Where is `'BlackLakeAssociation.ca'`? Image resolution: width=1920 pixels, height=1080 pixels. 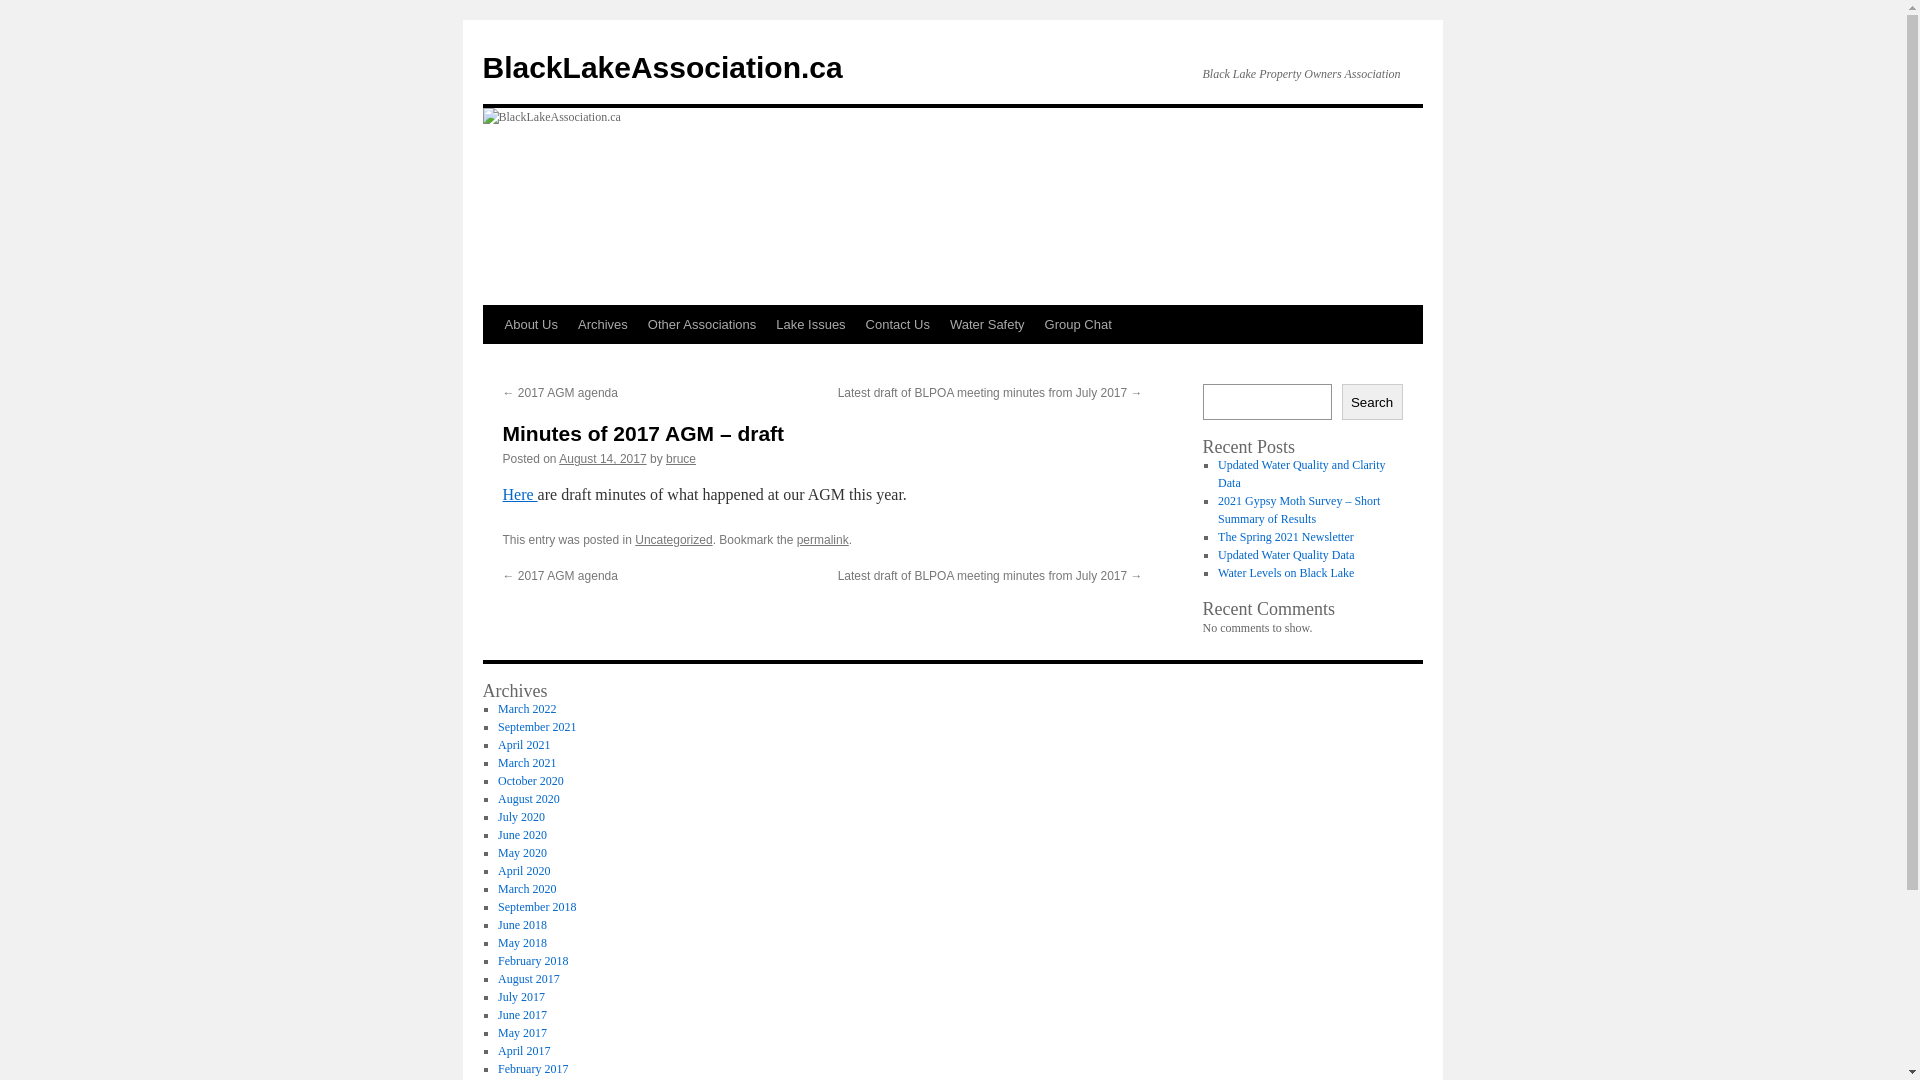
'BlackLakeAssociation.ca' is located at coordinates (662, 66).